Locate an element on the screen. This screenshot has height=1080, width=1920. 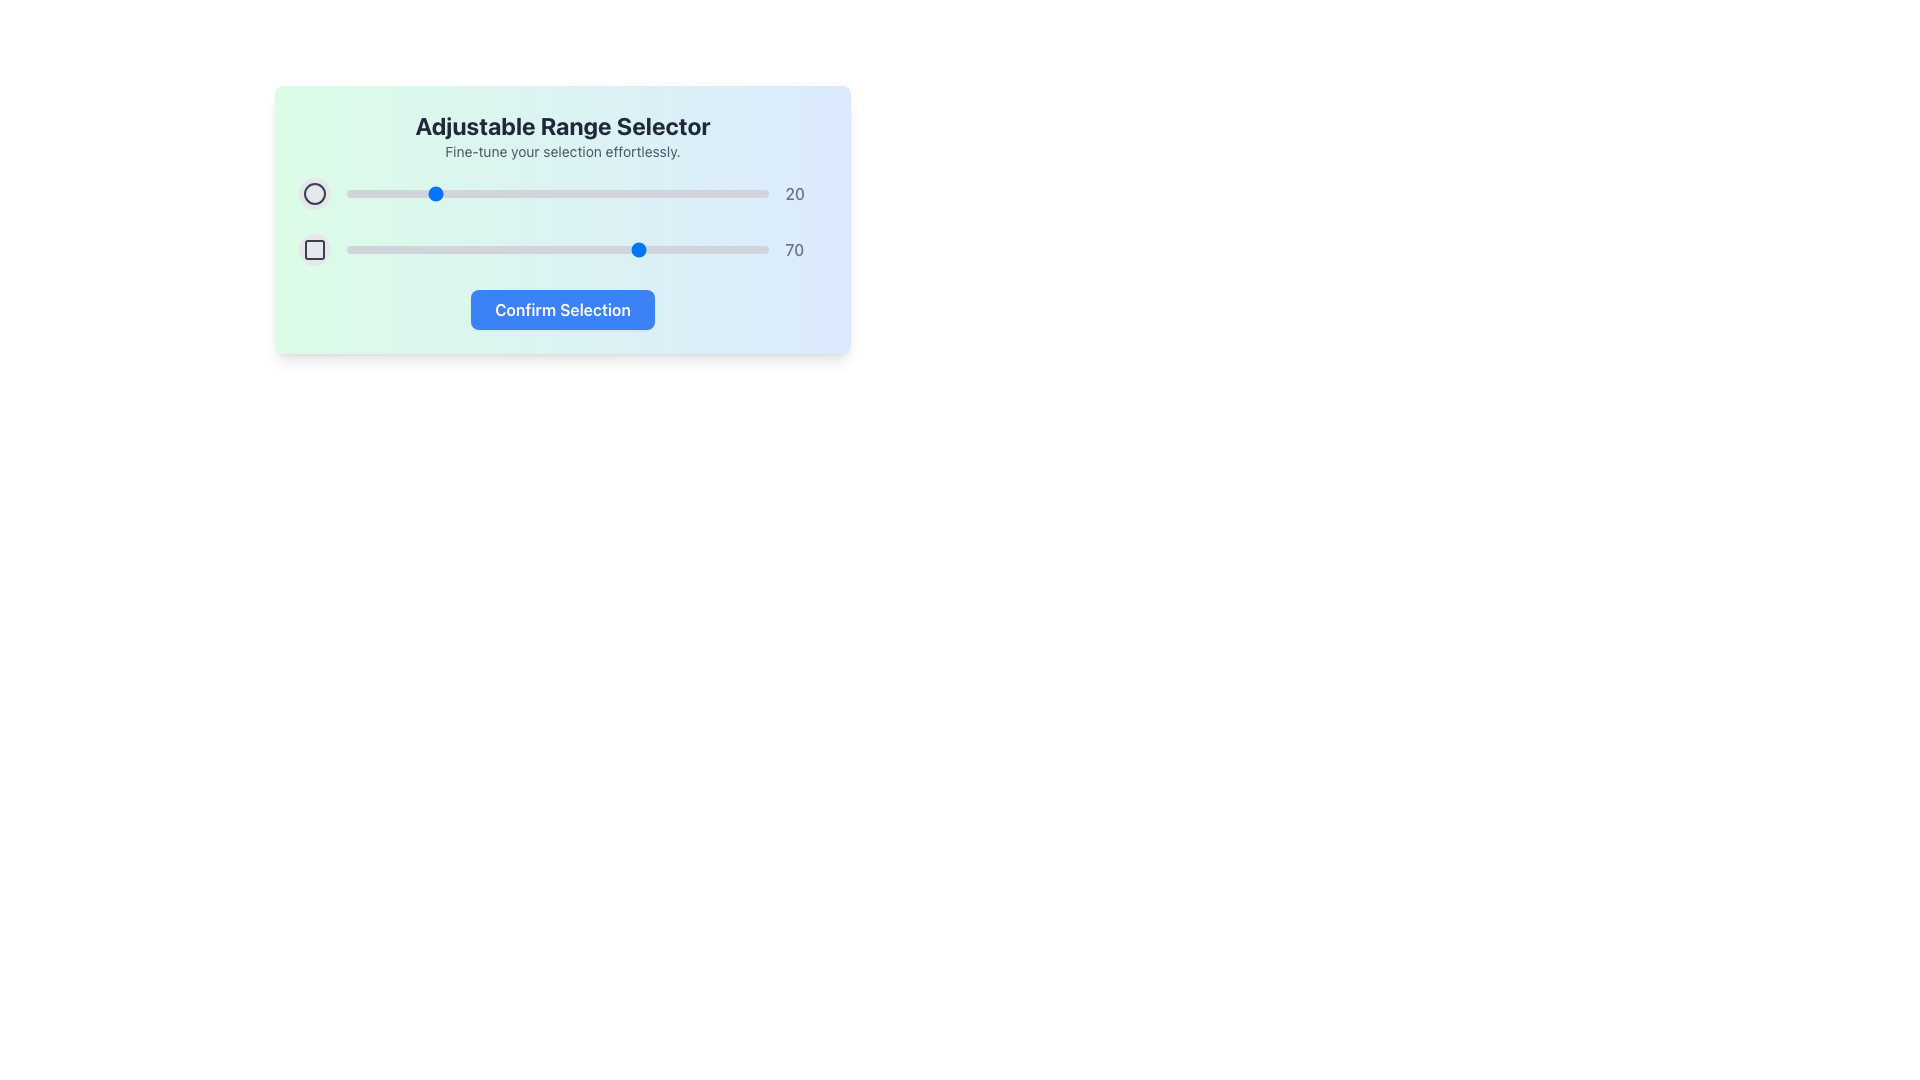
the text block providing a description or explanatory text, located directly below 'Adjustable Range Selector' and centered in the upper part of the interface is located at coordinates (561, 150).